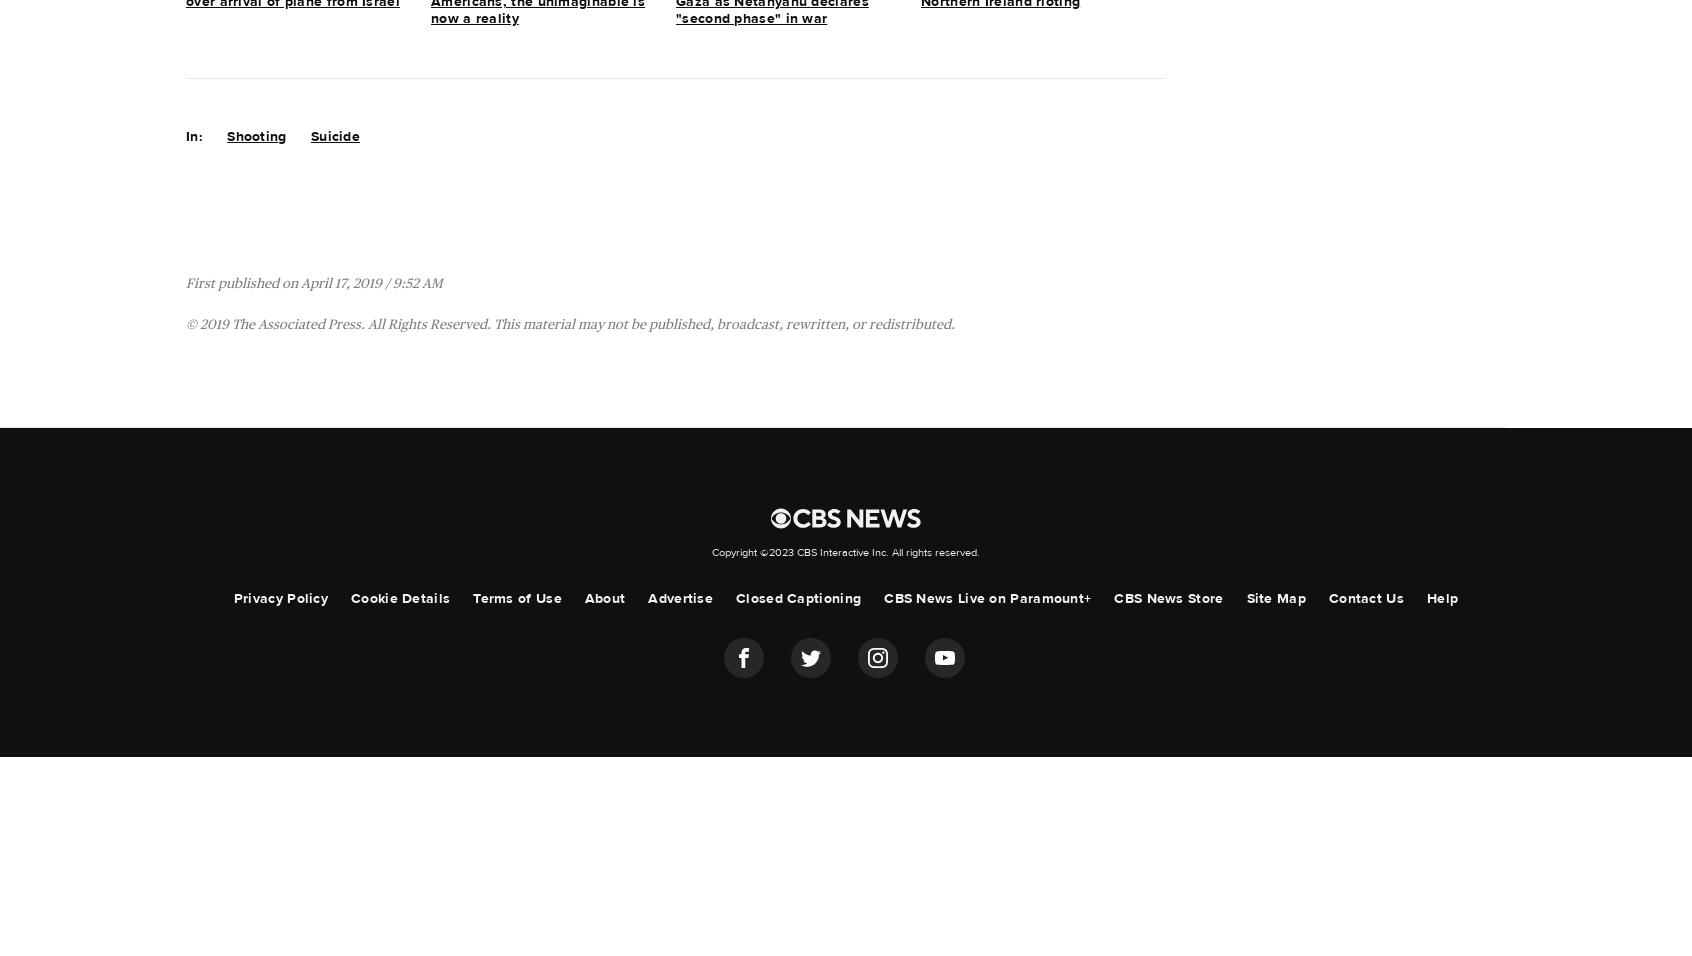 This screenshot has width=1692, height=956. I want to click on 'Copyright ©2023 CBS Interactive Inc. All rights reserved.', so click(846, 551).